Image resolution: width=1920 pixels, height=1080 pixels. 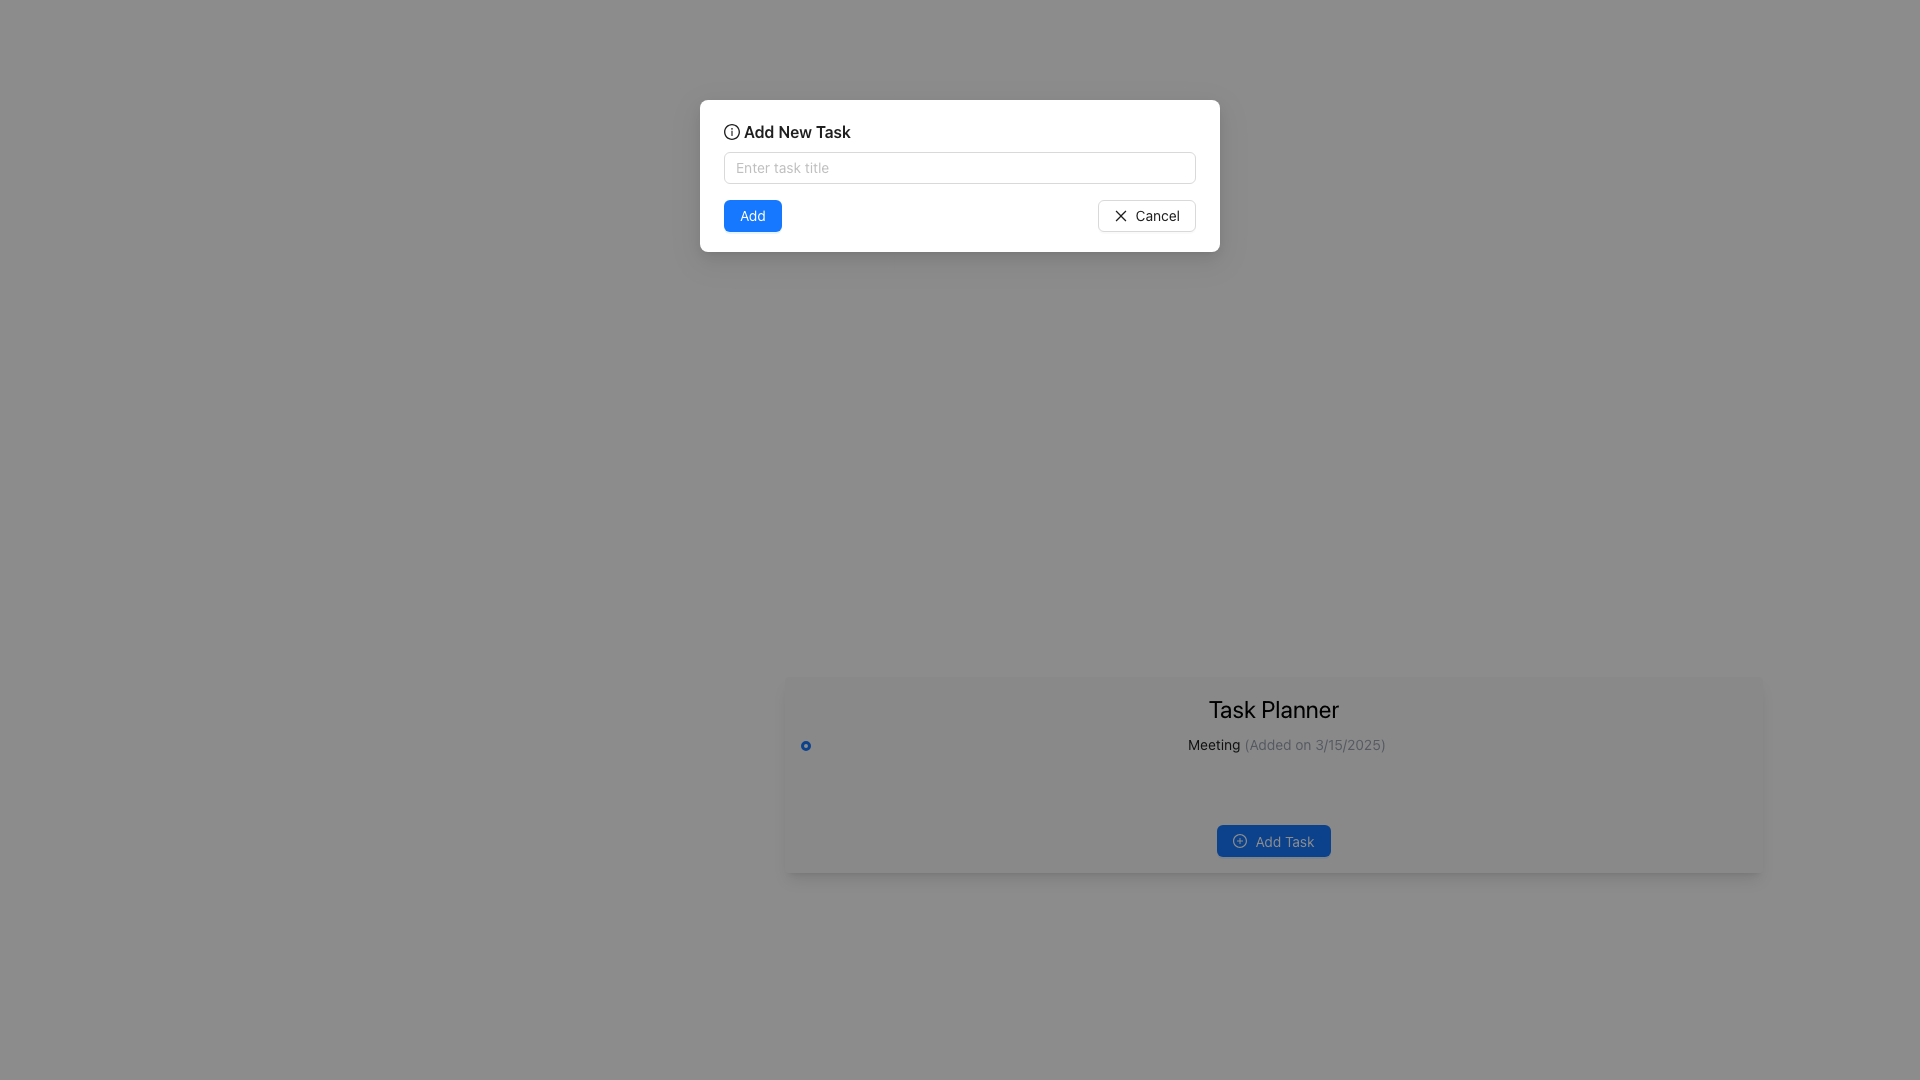 What do you see at coordinates (1238, 840) in the screenshot?
I see `the '+' icon inside the circular button labeled 'Add Task' located at the bottom center of the 'Task Planner' panel` at bounding box center [1238, 840].